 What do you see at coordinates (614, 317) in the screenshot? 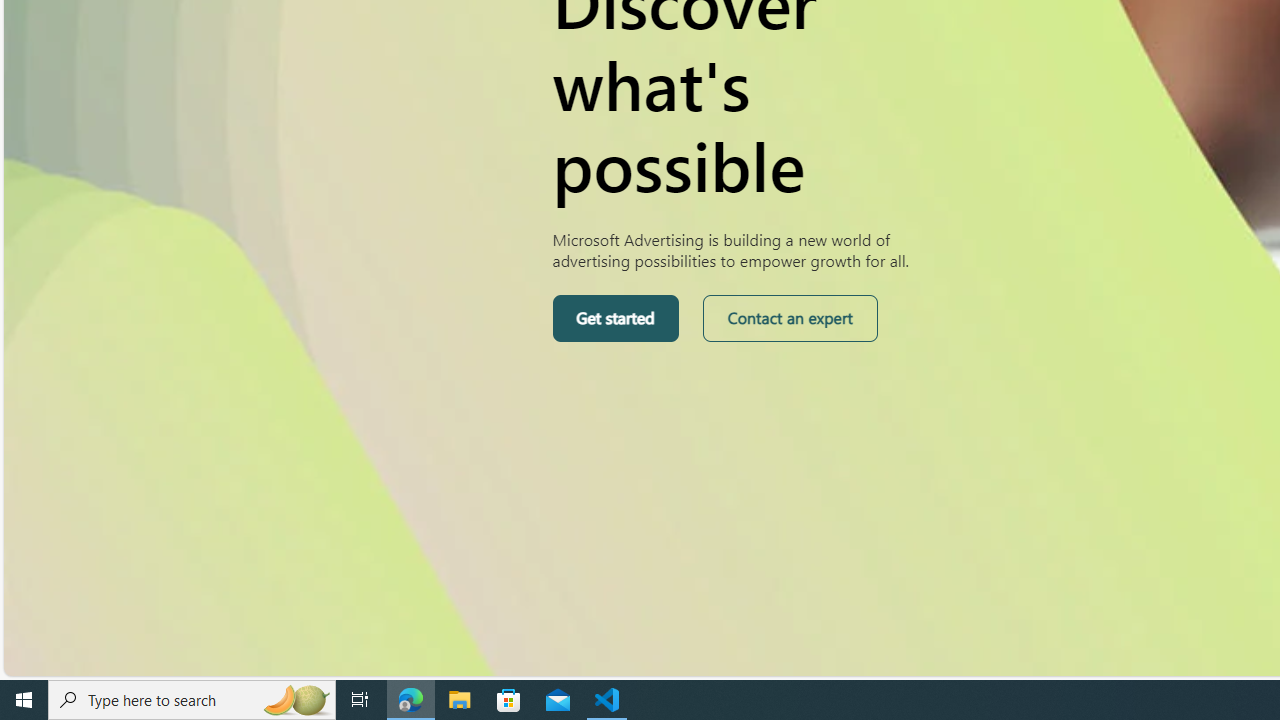
I see `'Get started'` at bounding box center [614, 317].